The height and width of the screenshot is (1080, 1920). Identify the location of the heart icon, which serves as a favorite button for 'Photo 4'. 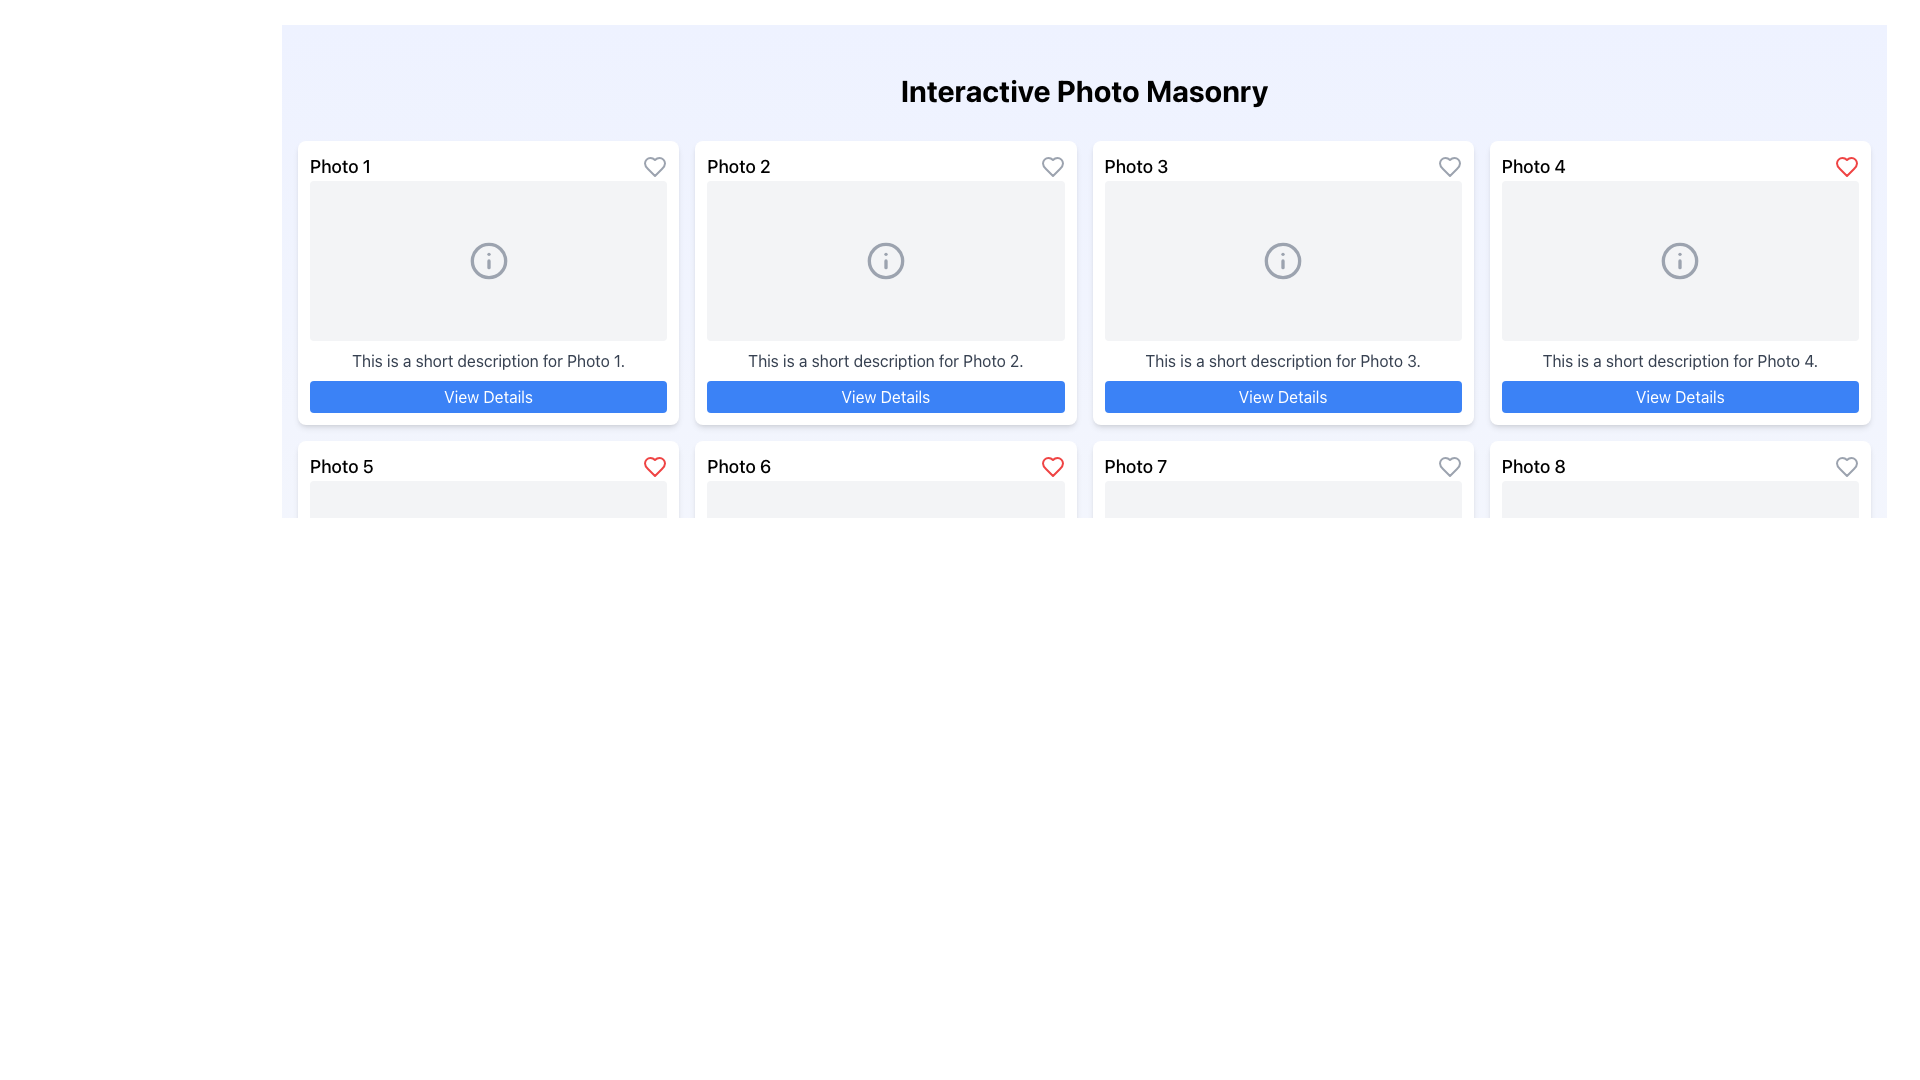
(655, 466).